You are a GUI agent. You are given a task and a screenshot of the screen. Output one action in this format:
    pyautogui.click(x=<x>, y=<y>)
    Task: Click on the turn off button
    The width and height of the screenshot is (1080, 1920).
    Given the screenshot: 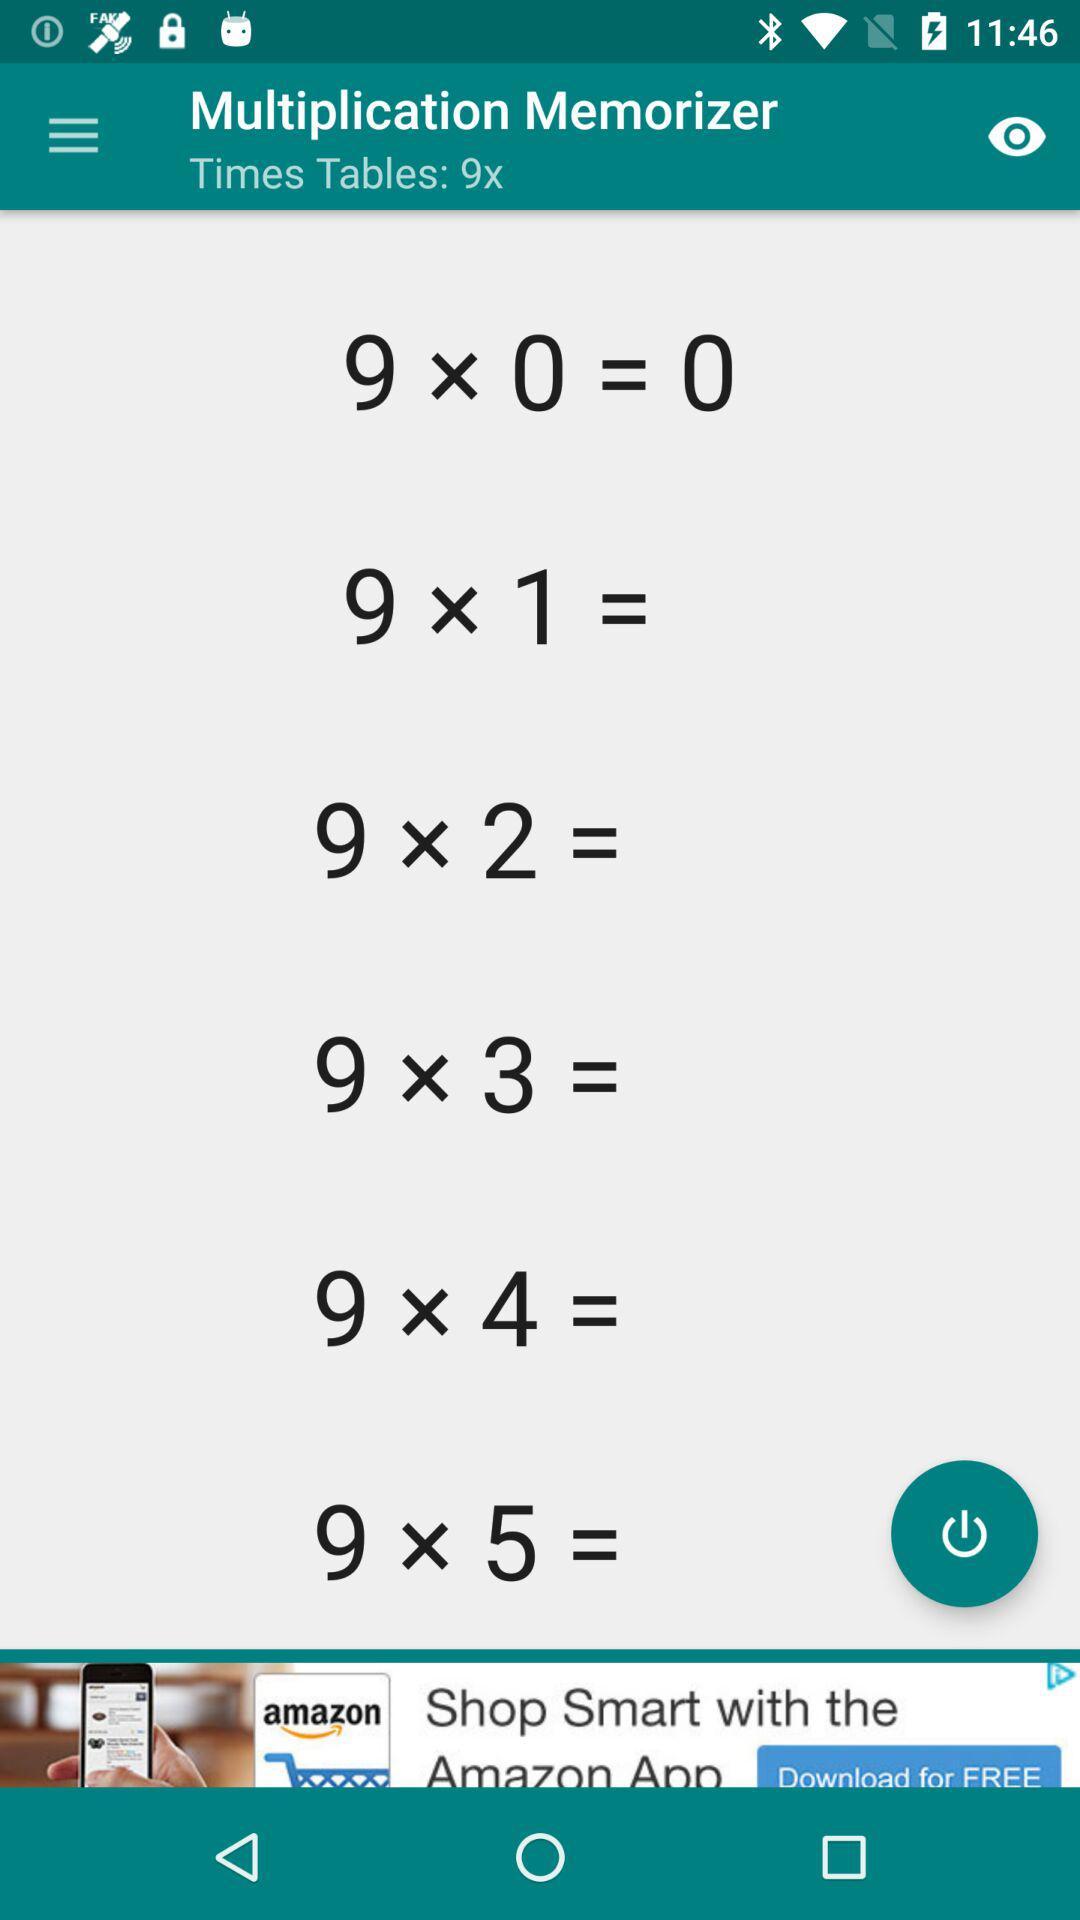 What is the action you would take?
    pyautogui.click(x=963, y=1532)
    